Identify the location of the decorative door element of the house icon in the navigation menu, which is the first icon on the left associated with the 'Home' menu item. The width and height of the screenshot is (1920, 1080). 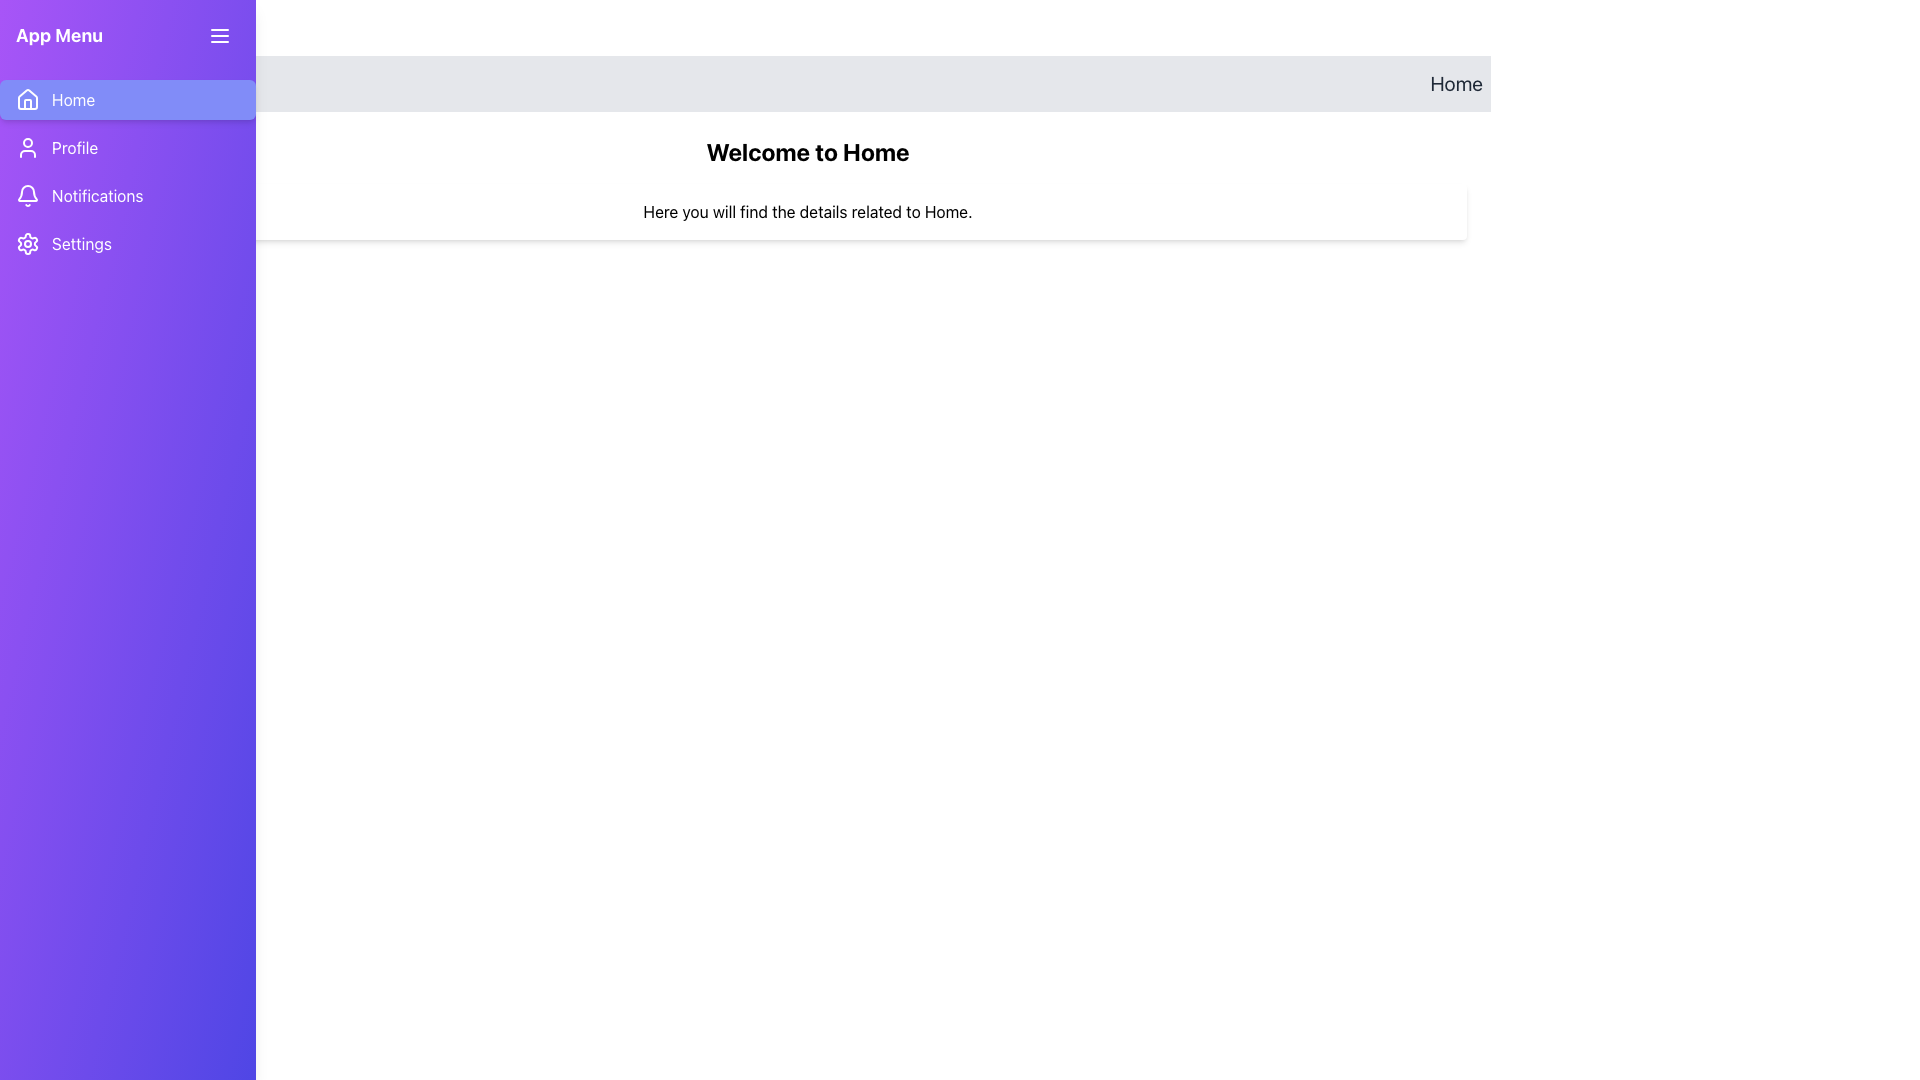
(28, 104).